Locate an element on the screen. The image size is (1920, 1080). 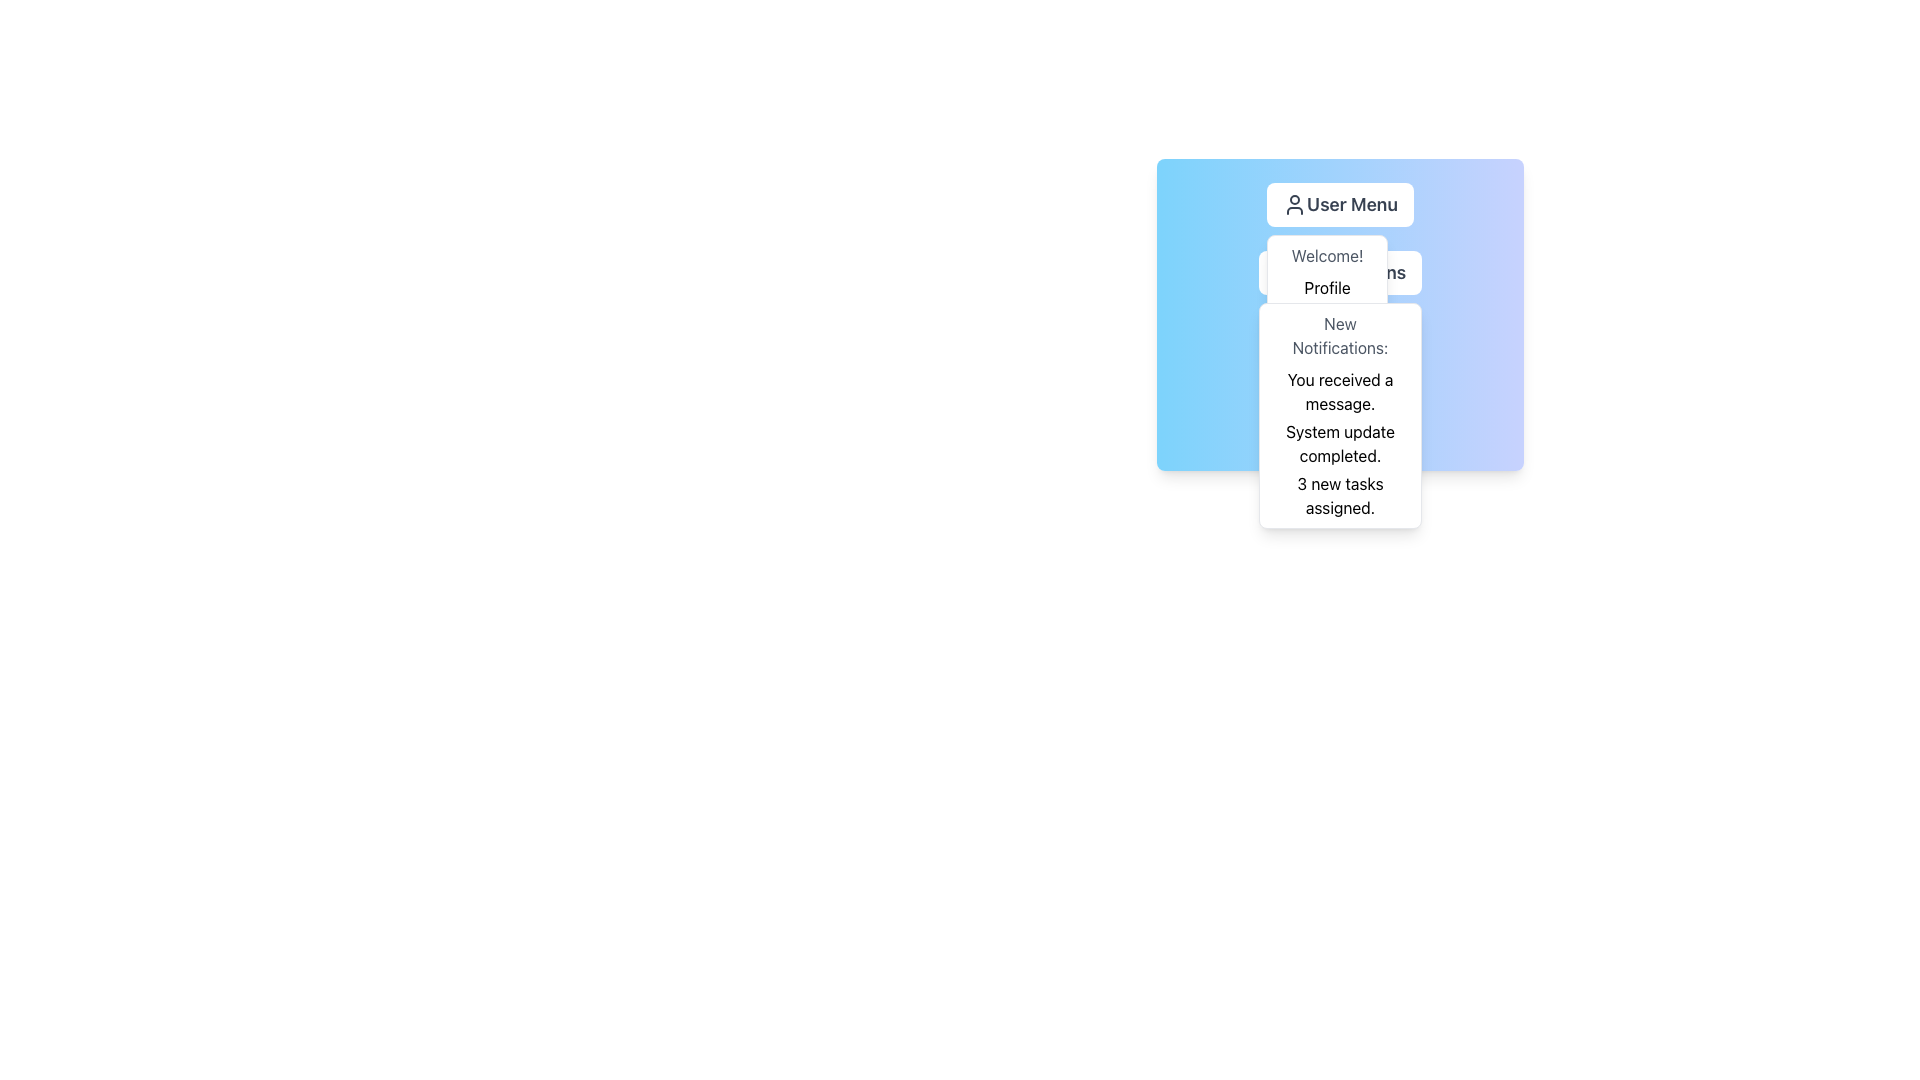
the non-interactive label that displays the number of new tasks assigned to the user, located in the 'New Notifications' dropdown menu, directly below the 'System update completed.' text item is located at coordinates (1340, 495).